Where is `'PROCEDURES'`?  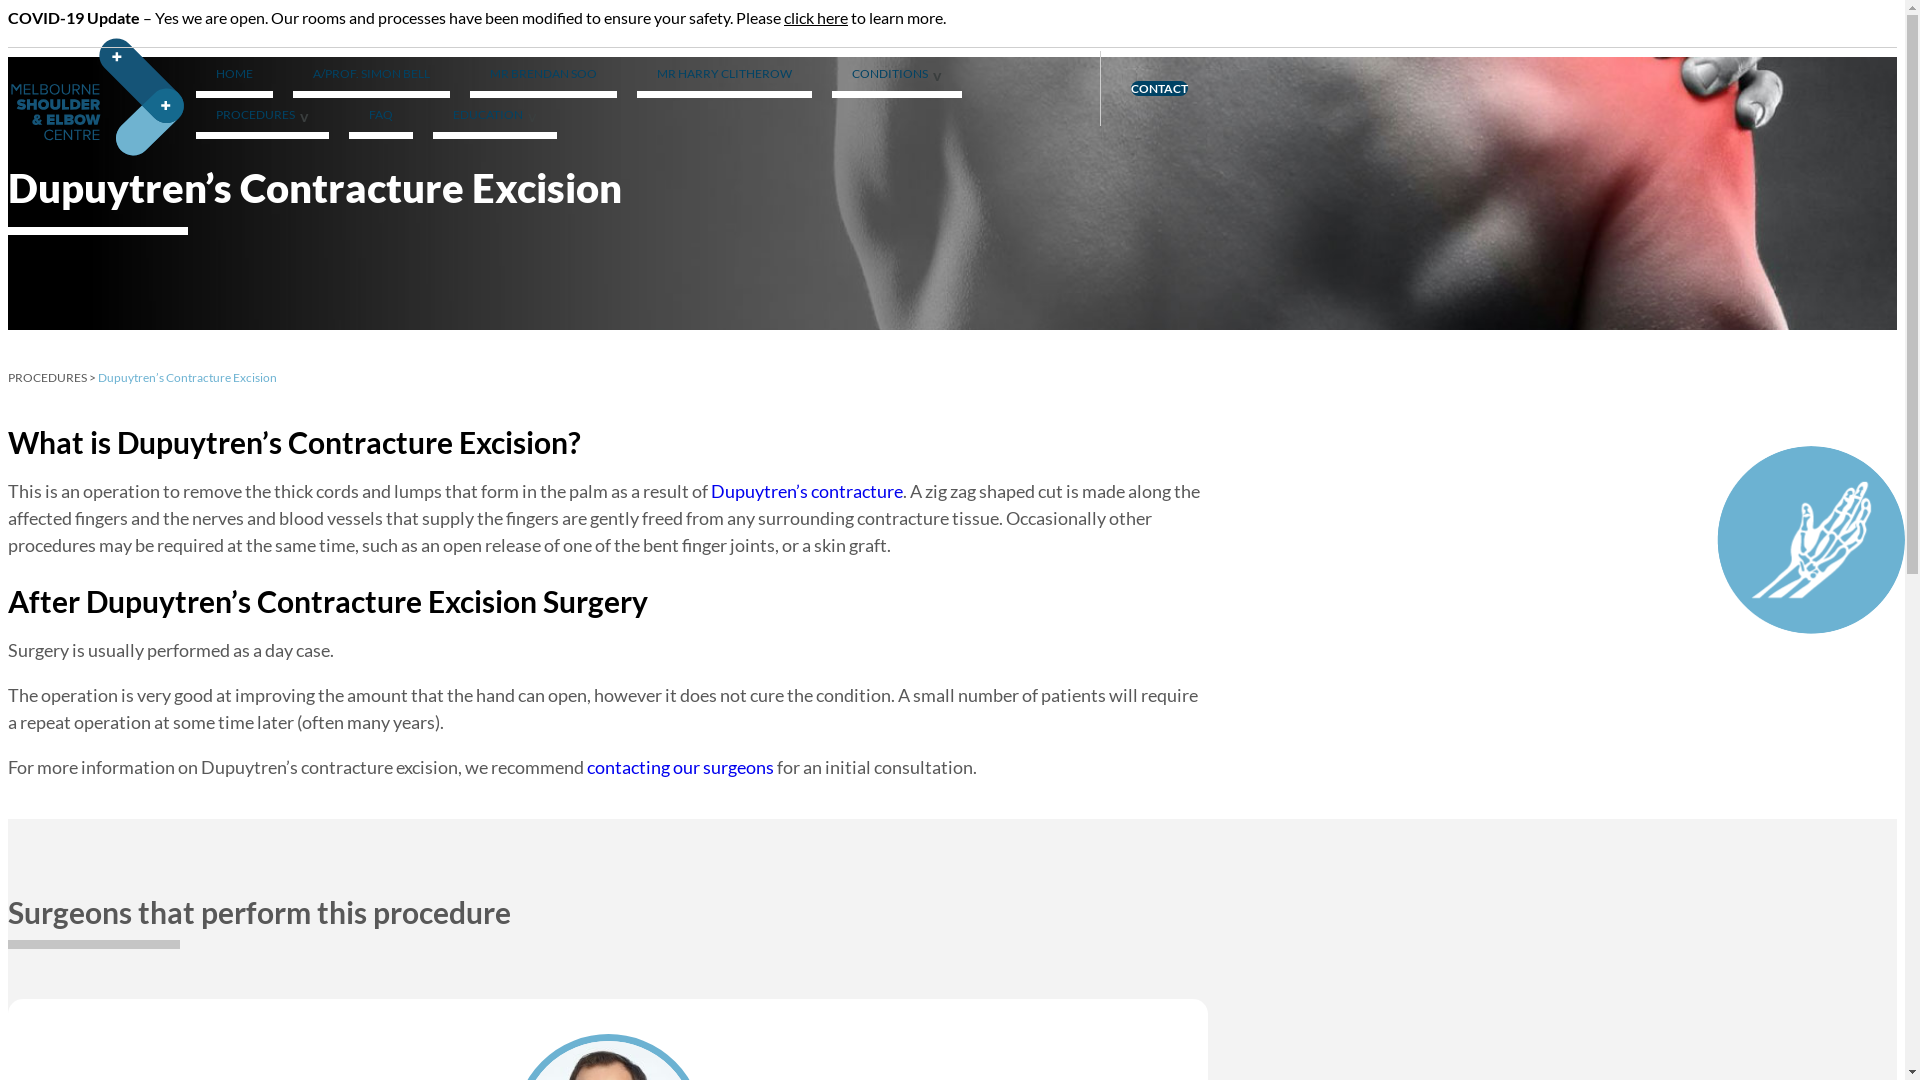 'PROCEDURES' is located at coordinates (261, 118).